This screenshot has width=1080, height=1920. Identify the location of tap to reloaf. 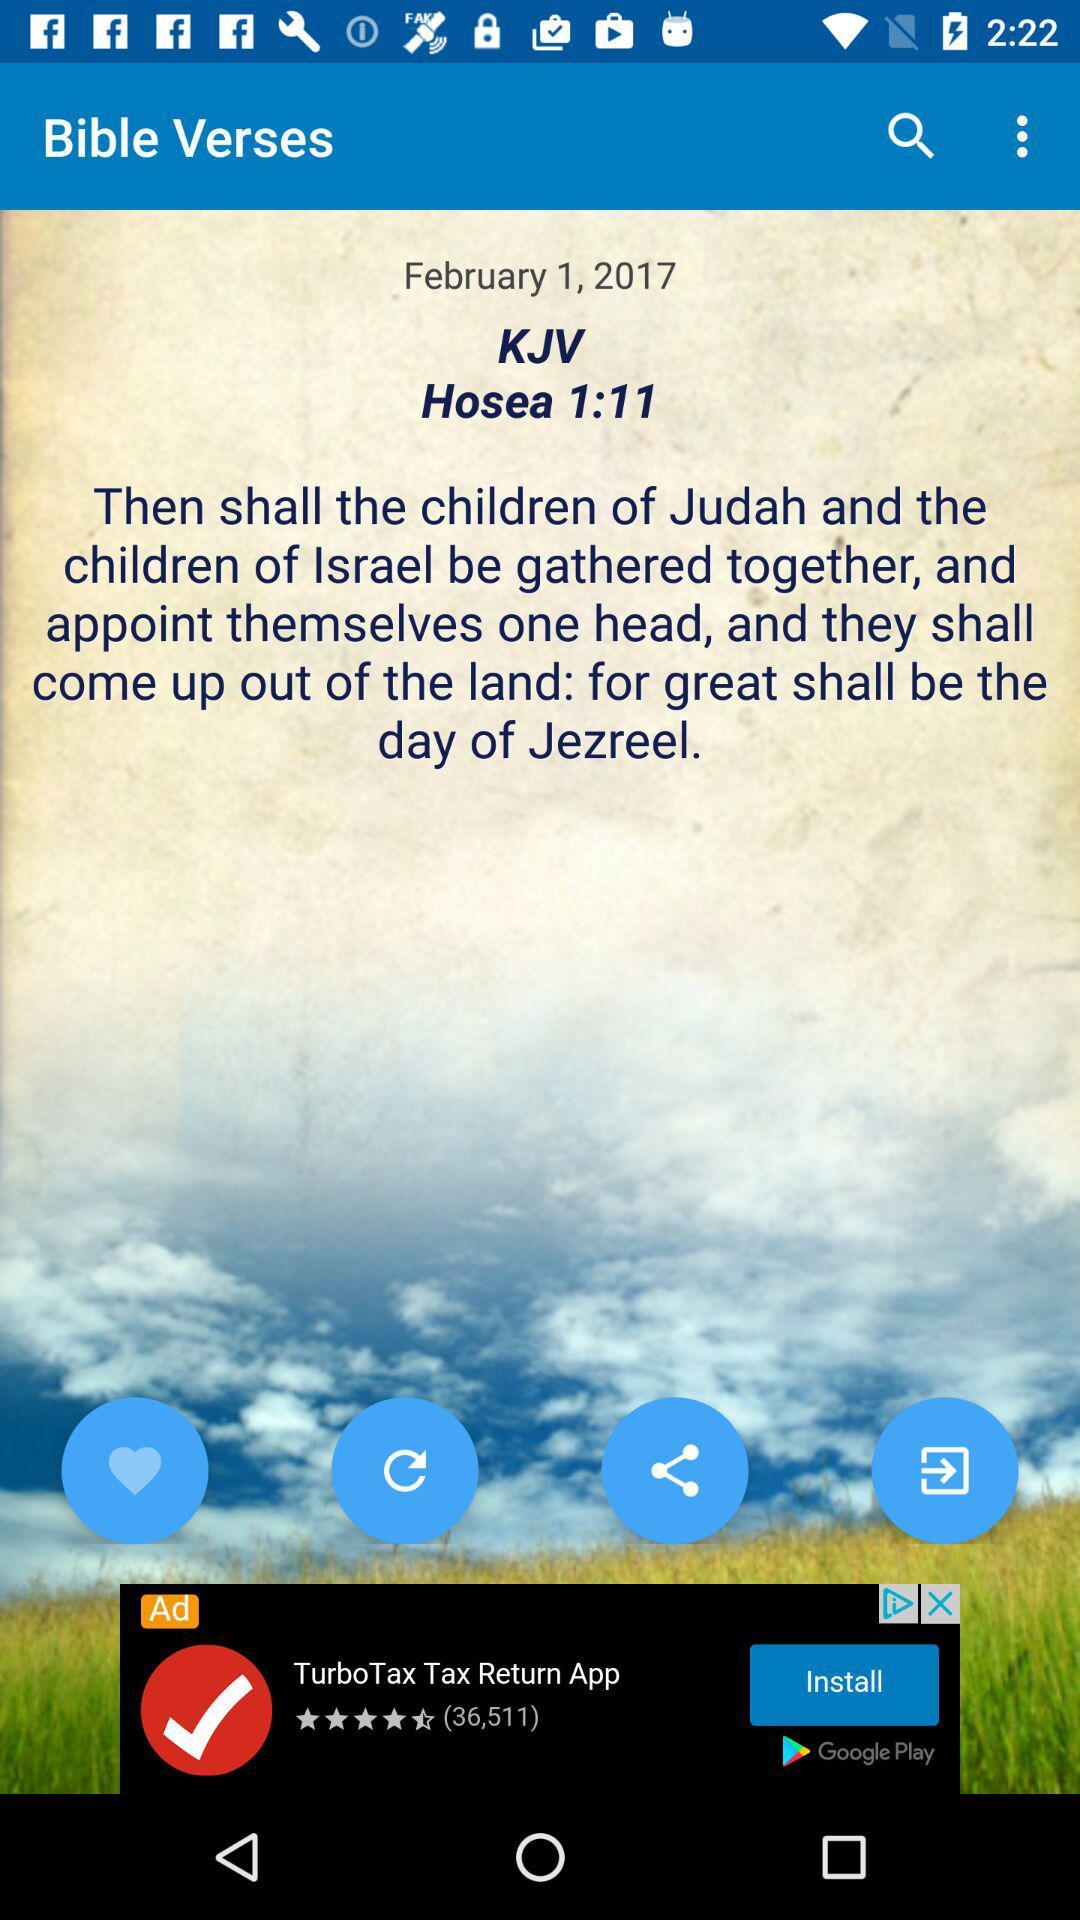
(405, 1470).